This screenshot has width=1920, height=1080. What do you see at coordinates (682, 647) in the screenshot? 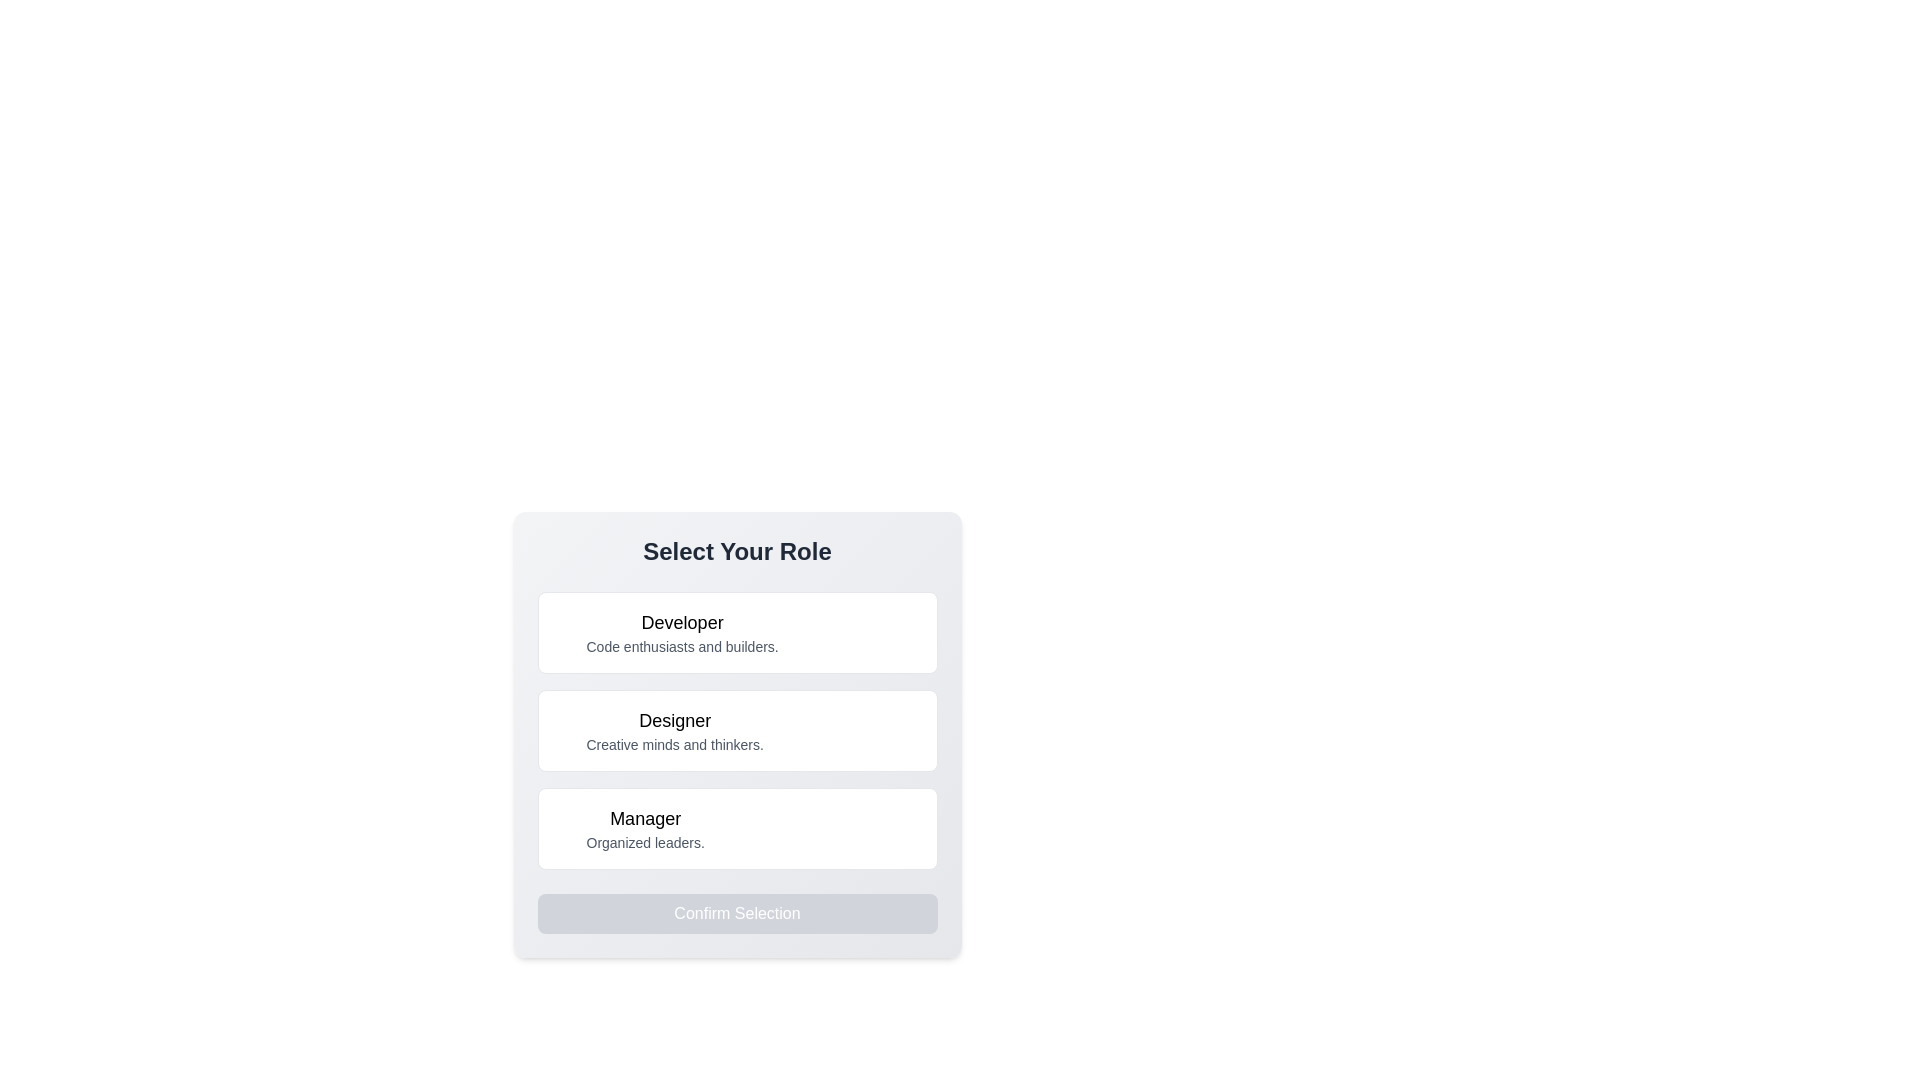
I see `the descriptive text element beneath the 'Developer' label in the first option box` at bounding box center [682, 647].